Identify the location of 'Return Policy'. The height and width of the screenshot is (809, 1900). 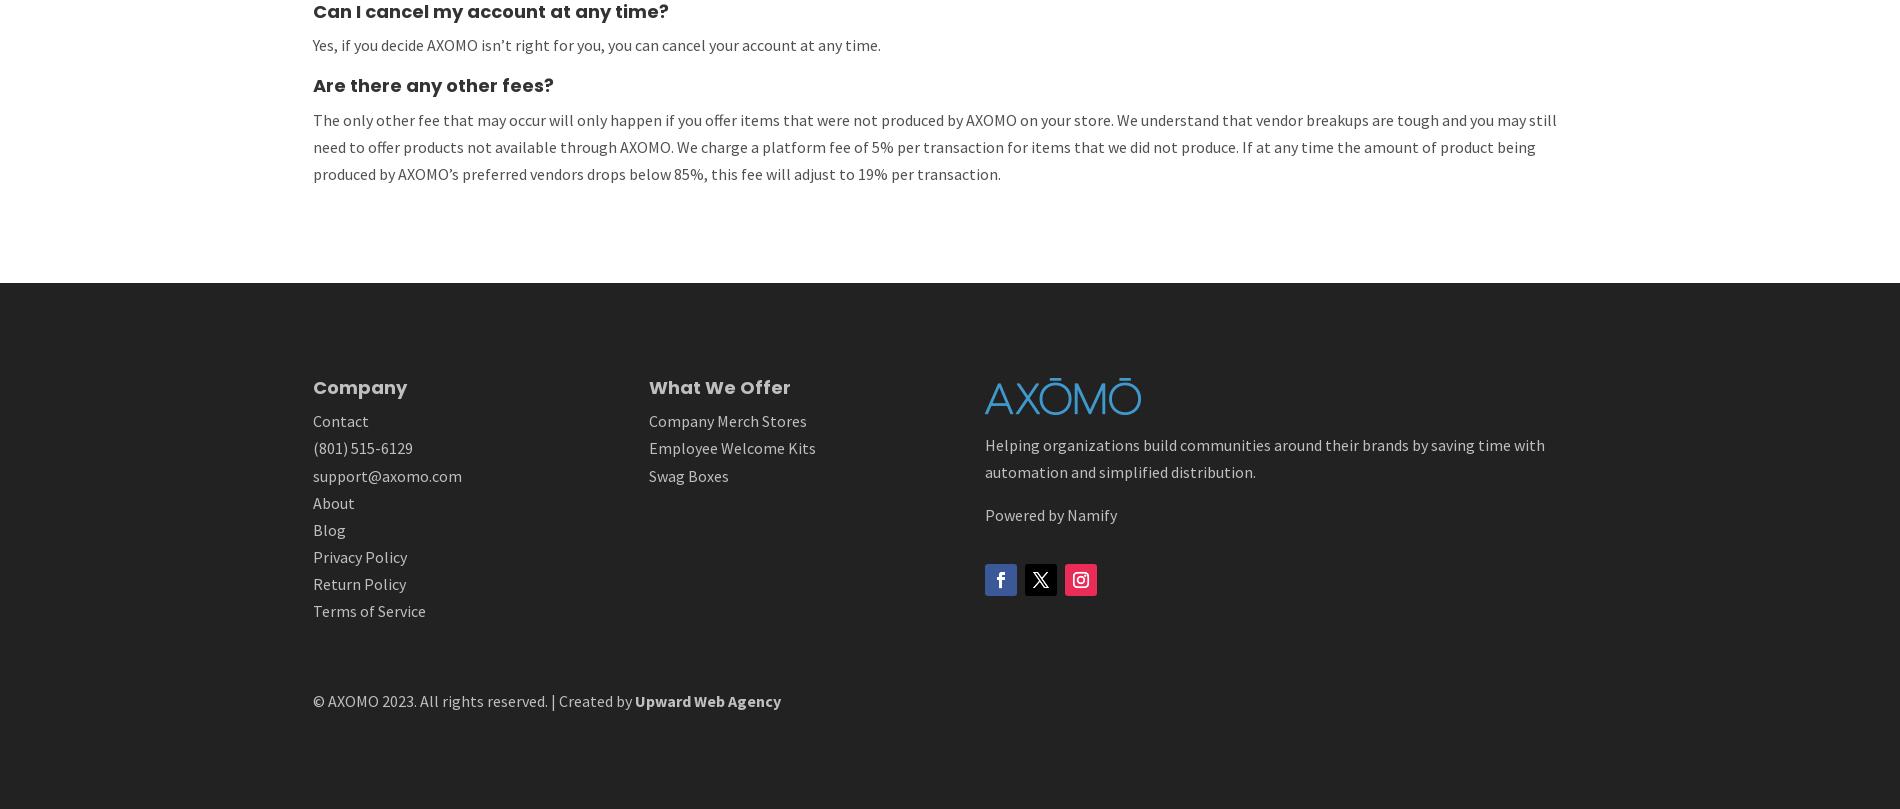
(357, 584).